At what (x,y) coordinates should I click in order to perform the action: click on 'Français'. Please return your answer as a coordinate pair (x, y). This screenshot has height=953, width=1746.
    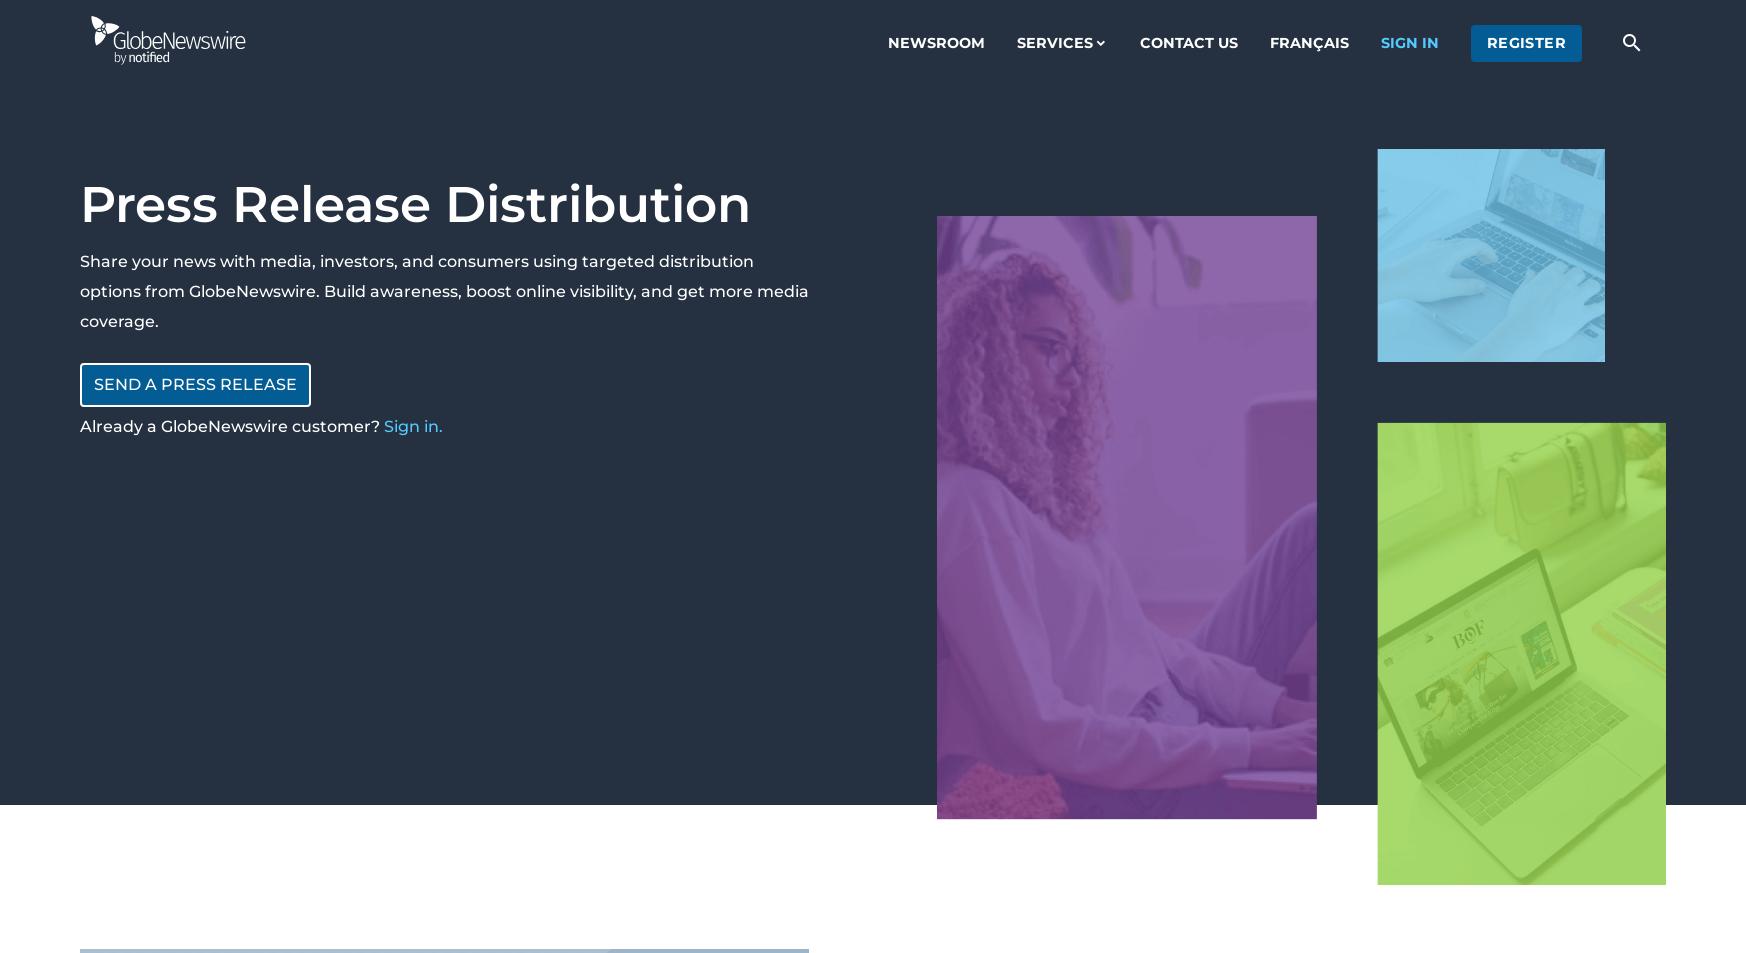
    Looking at the image, I should click on (1307, 41).